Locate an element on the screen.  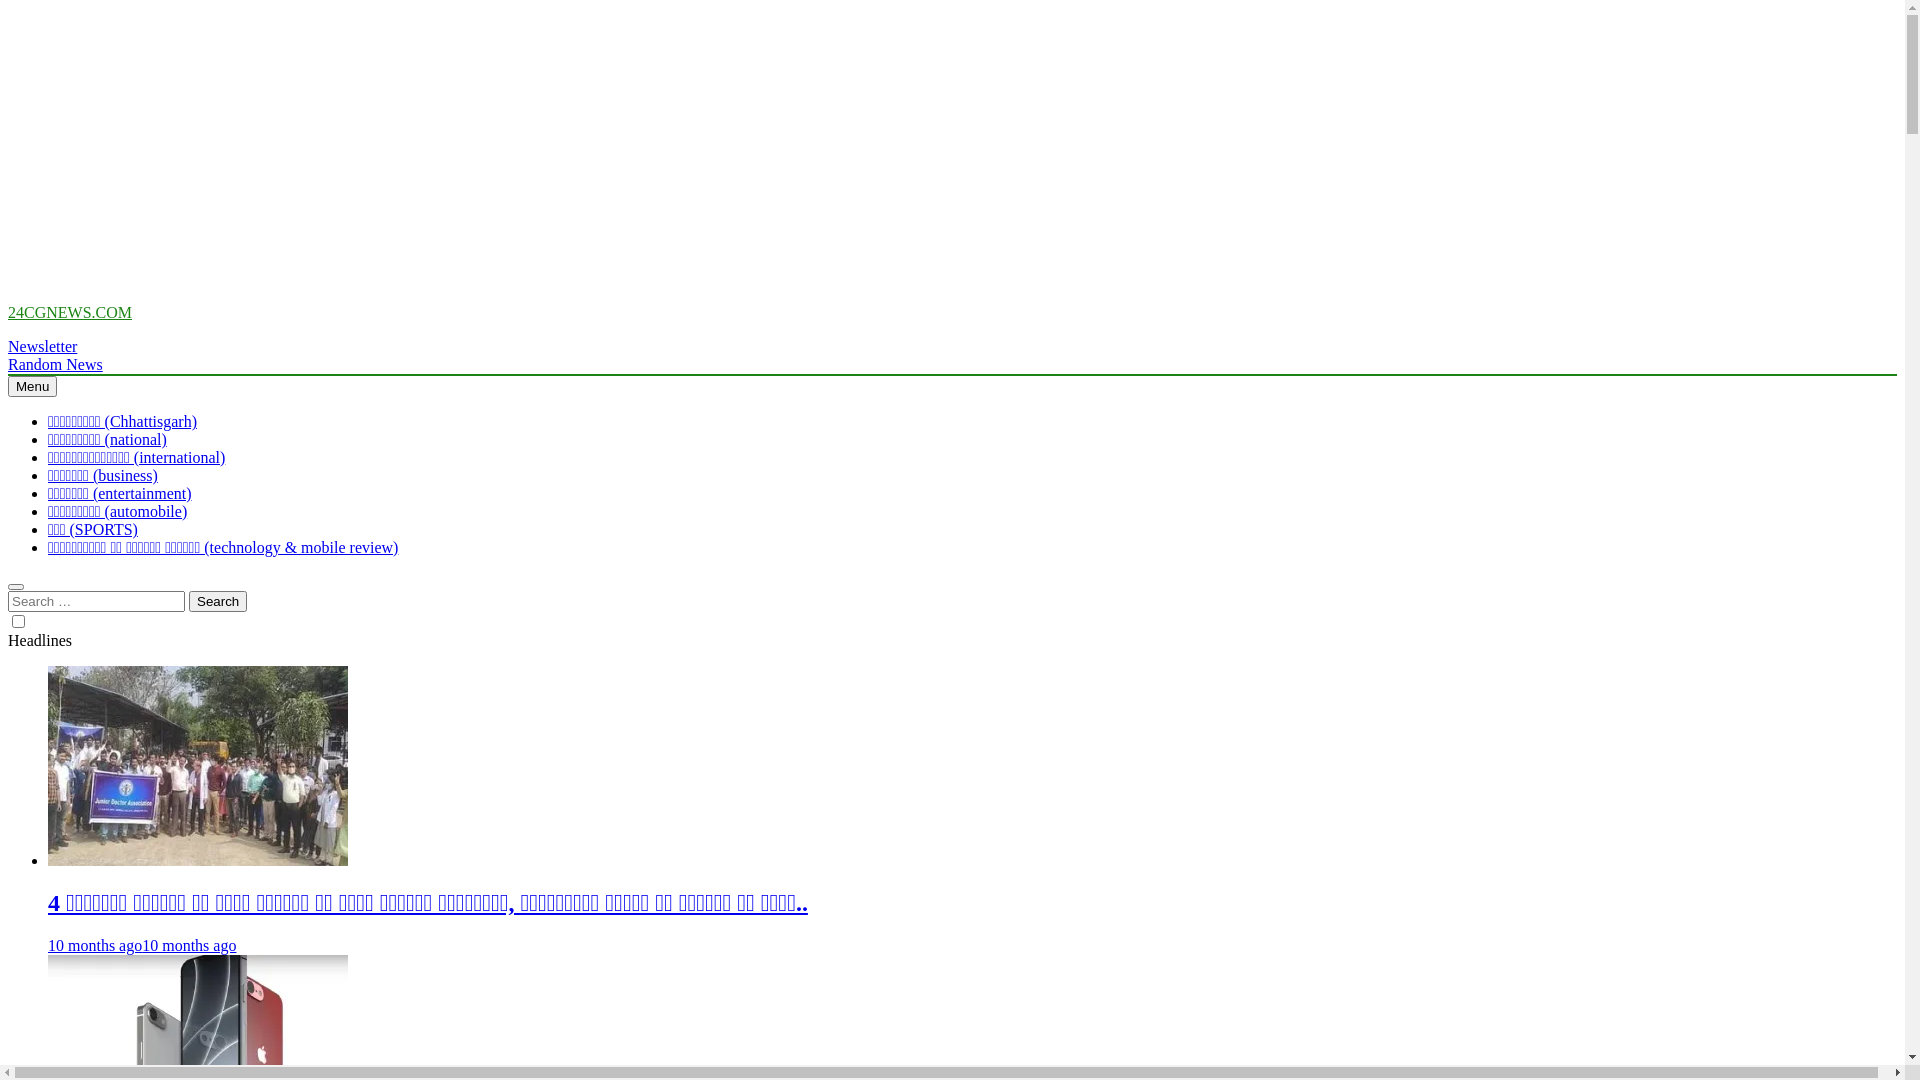
'Random News' is located at coordinates (55, 364).